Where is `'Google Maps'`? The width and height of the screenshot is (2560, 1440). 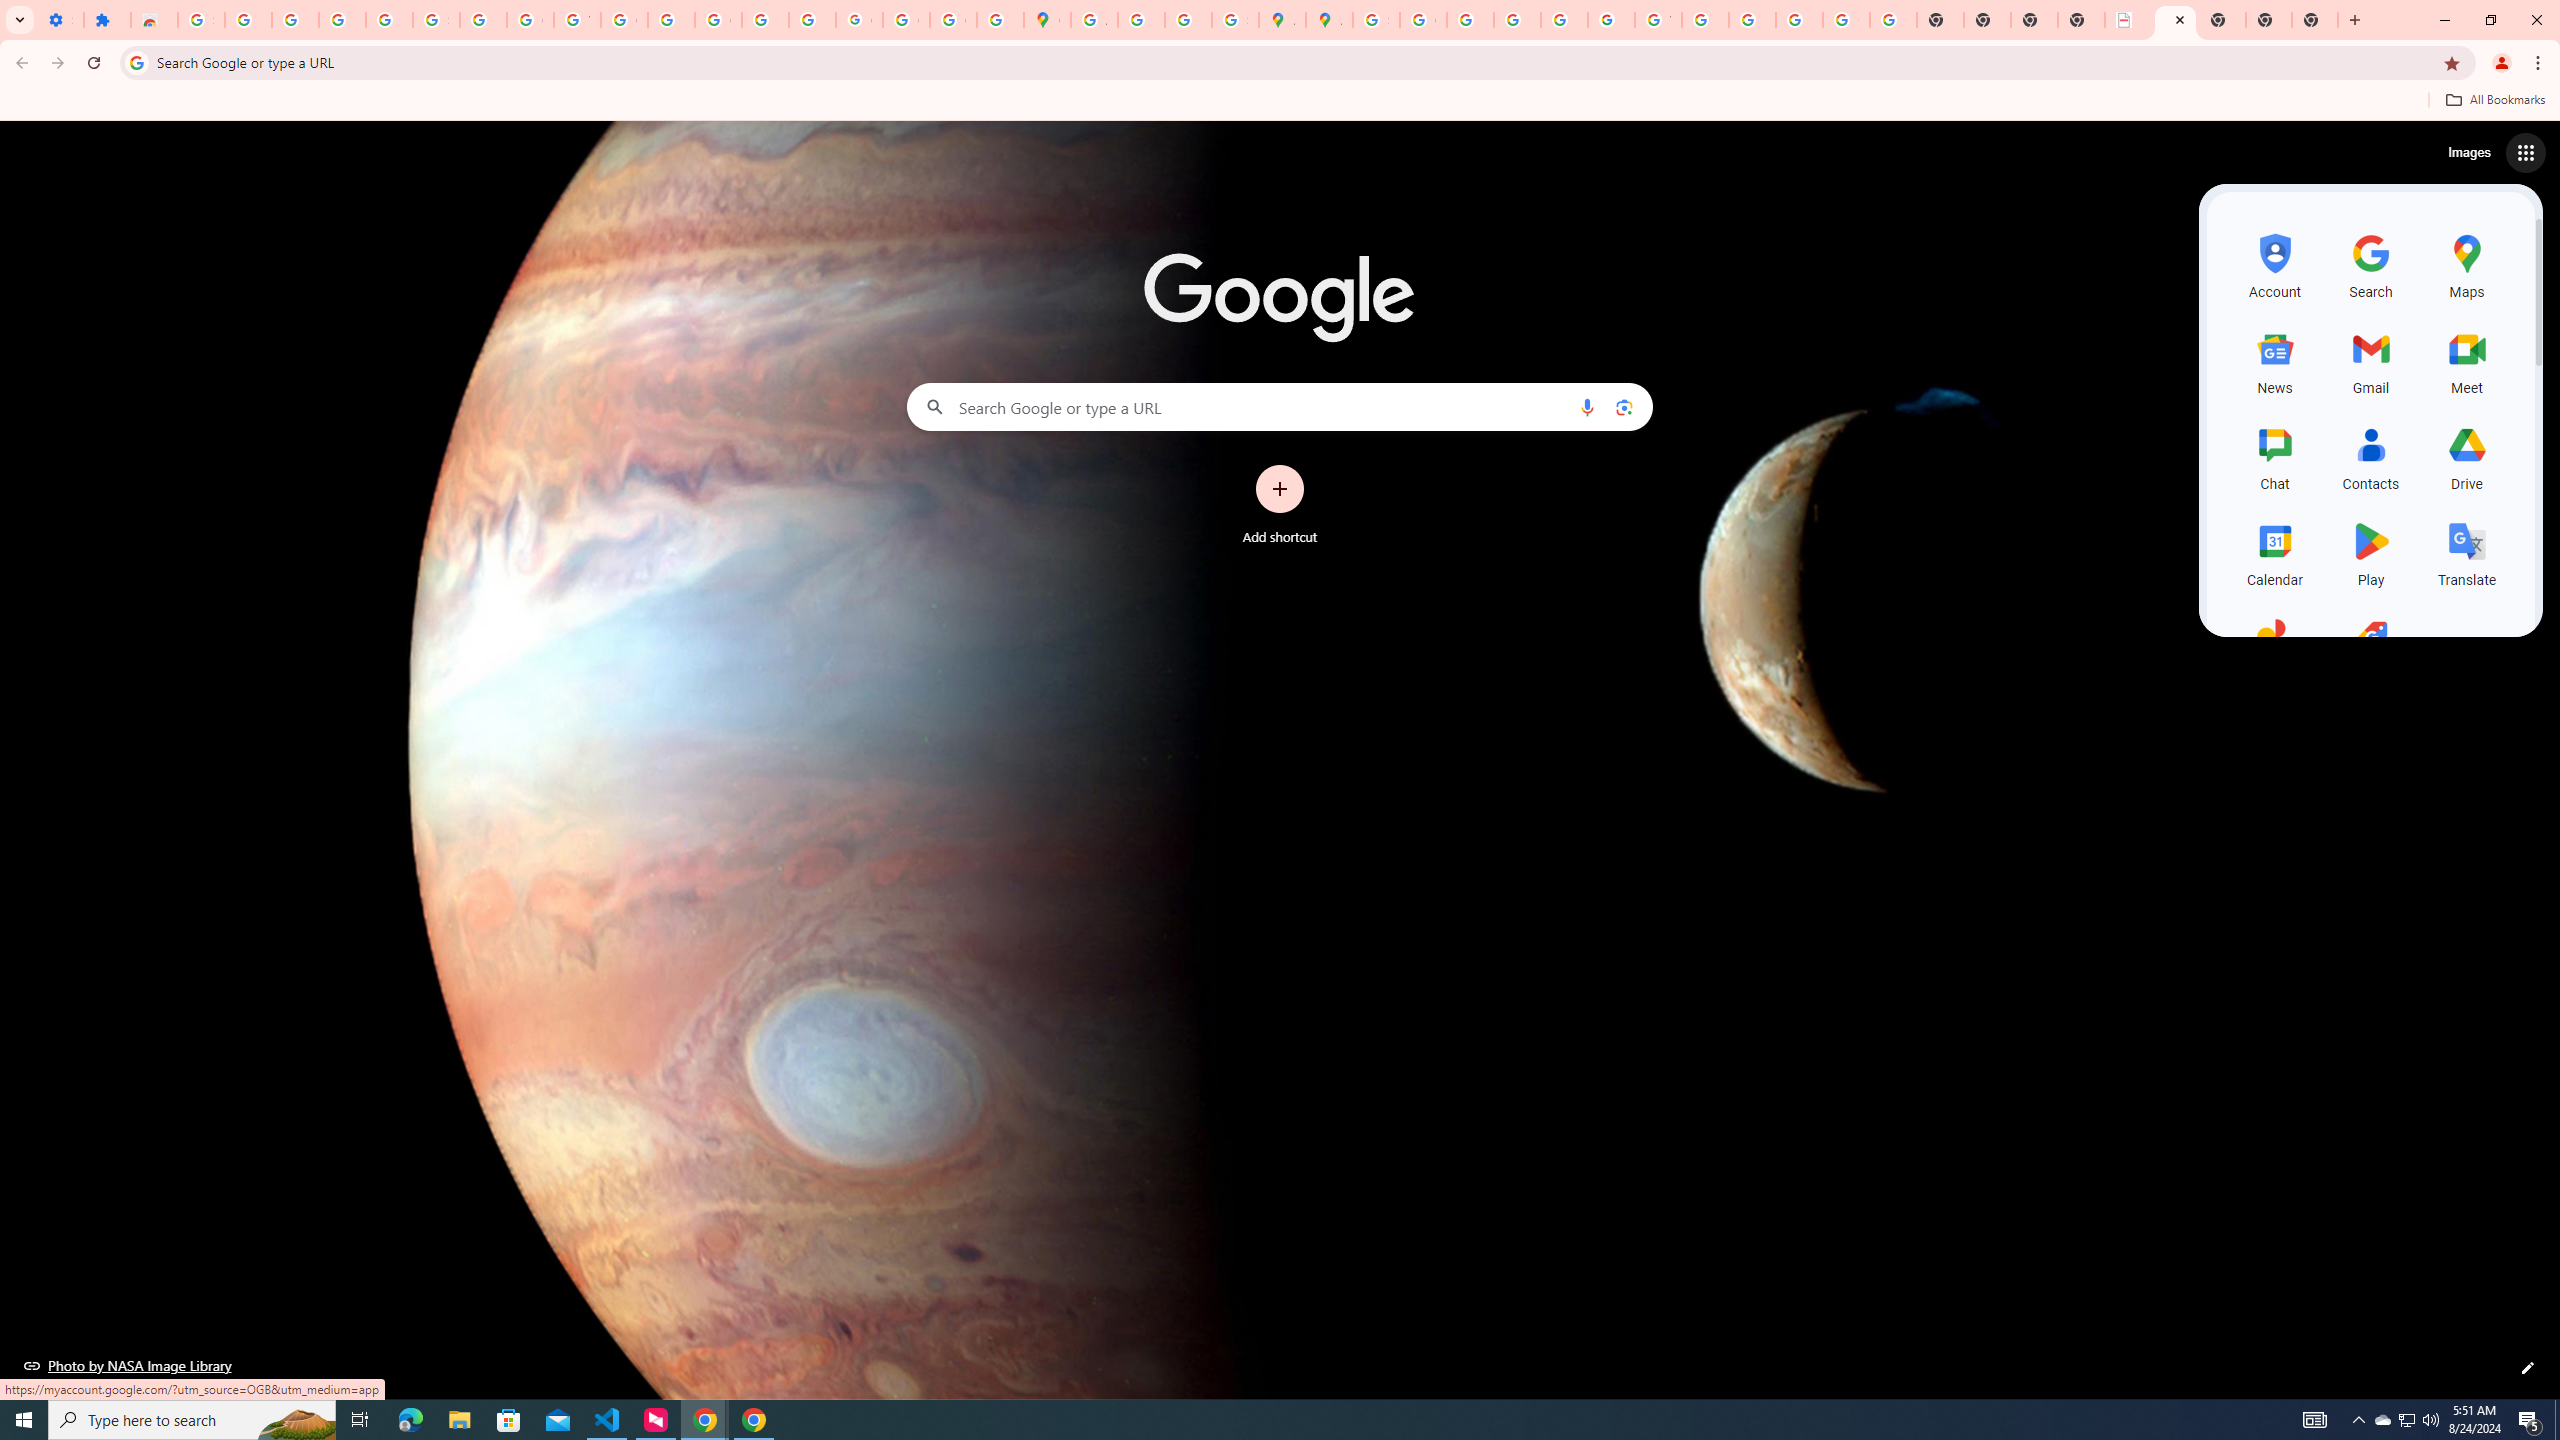
'Google Maps' is located at coordinates (1047, 19).